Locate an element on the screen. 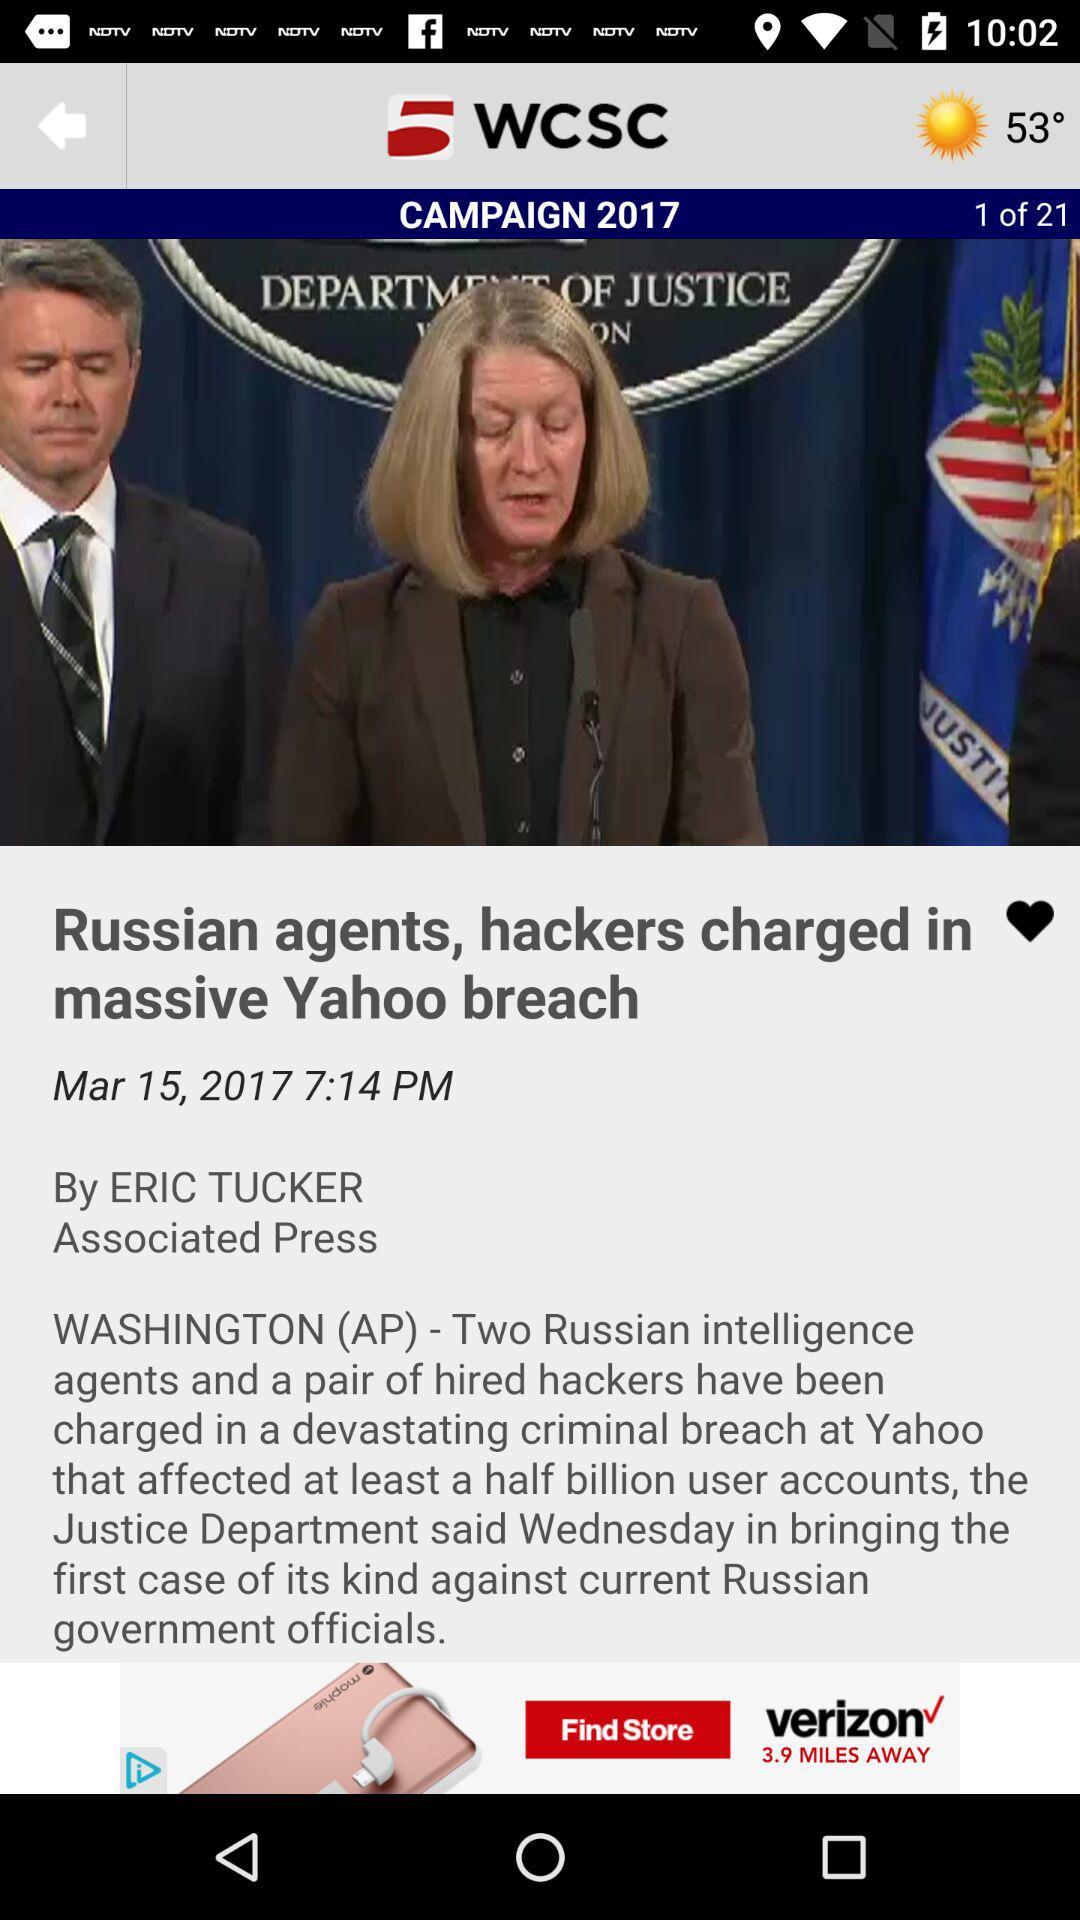 This screenshot has height=1920, width=1080. visit verizon is located at coordinates (540, 1727).